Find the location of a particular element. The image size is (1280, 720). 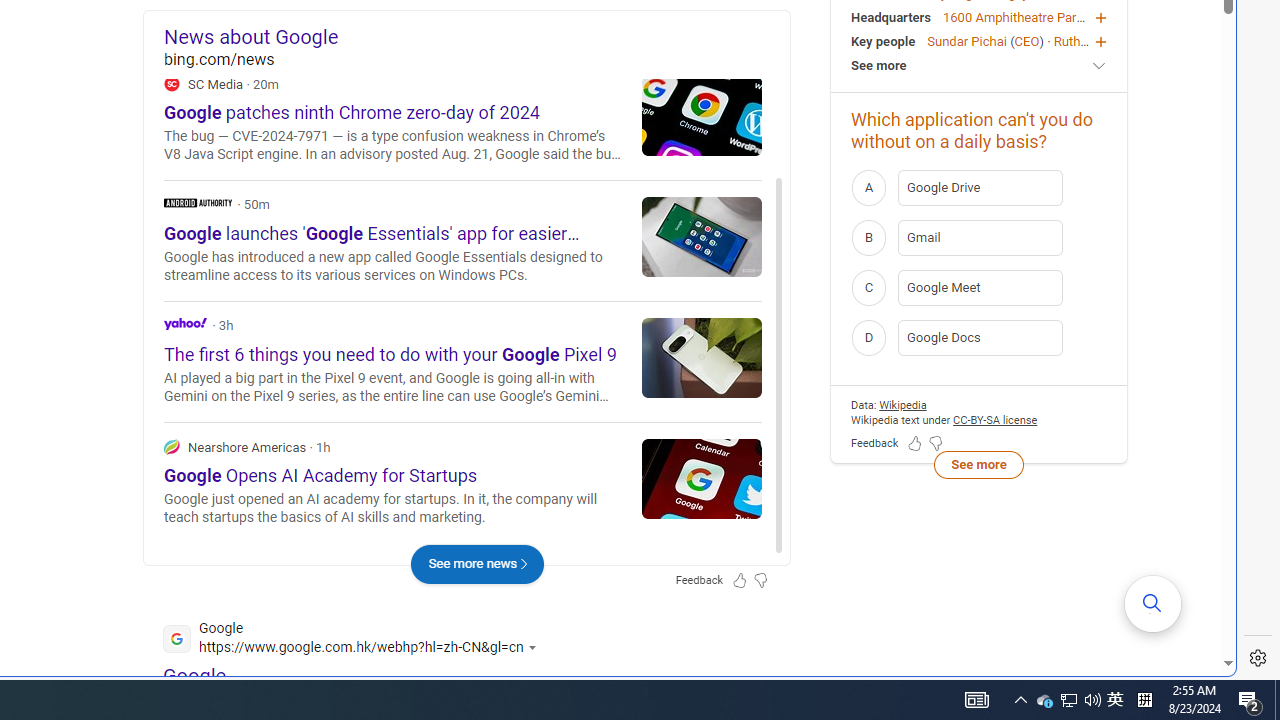

'Ruth Porat' is located at coordinates (1083, 41).